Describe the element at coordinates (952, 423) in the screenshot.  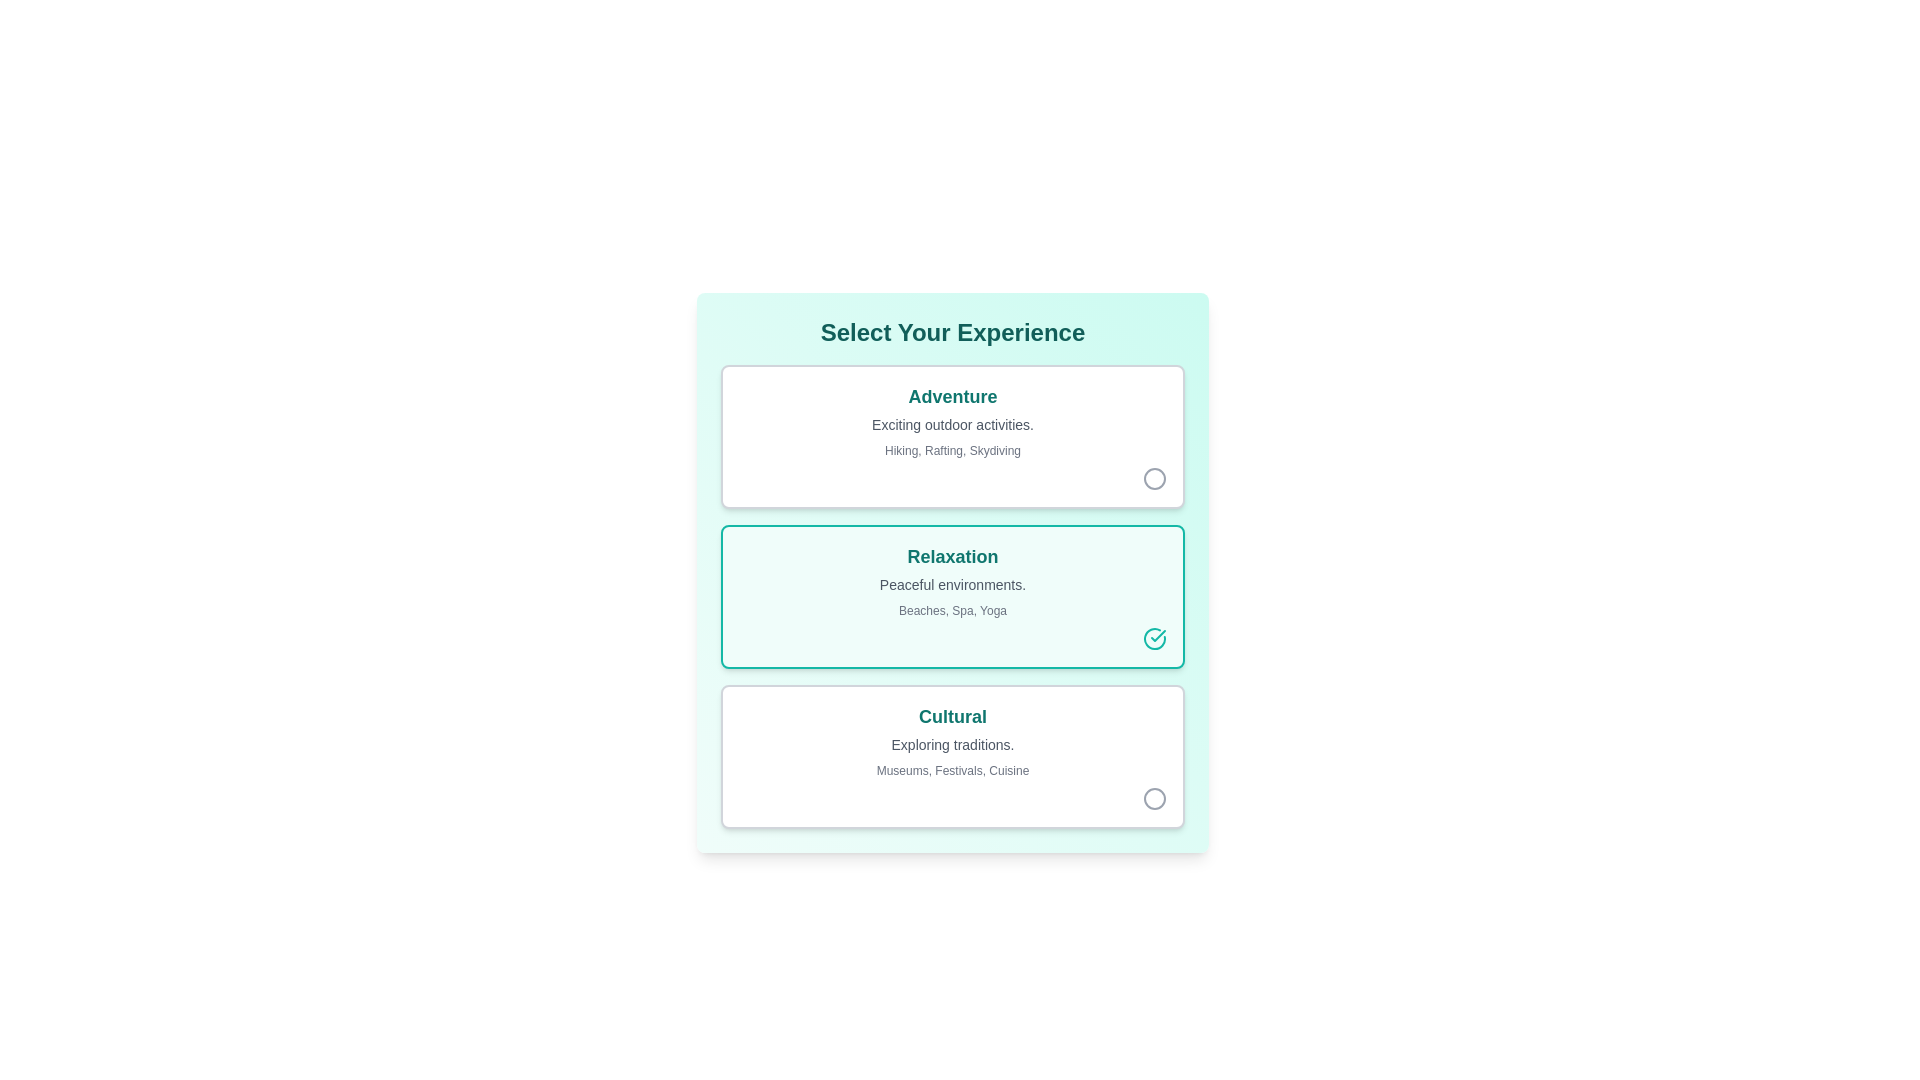
I see `the descriptive subtitle that provides additional information about the 'Adventure' option, positioned between the heading 'Adventure' and the descriptive text 'Hiking, Rafting, Skydiving'` at that location.